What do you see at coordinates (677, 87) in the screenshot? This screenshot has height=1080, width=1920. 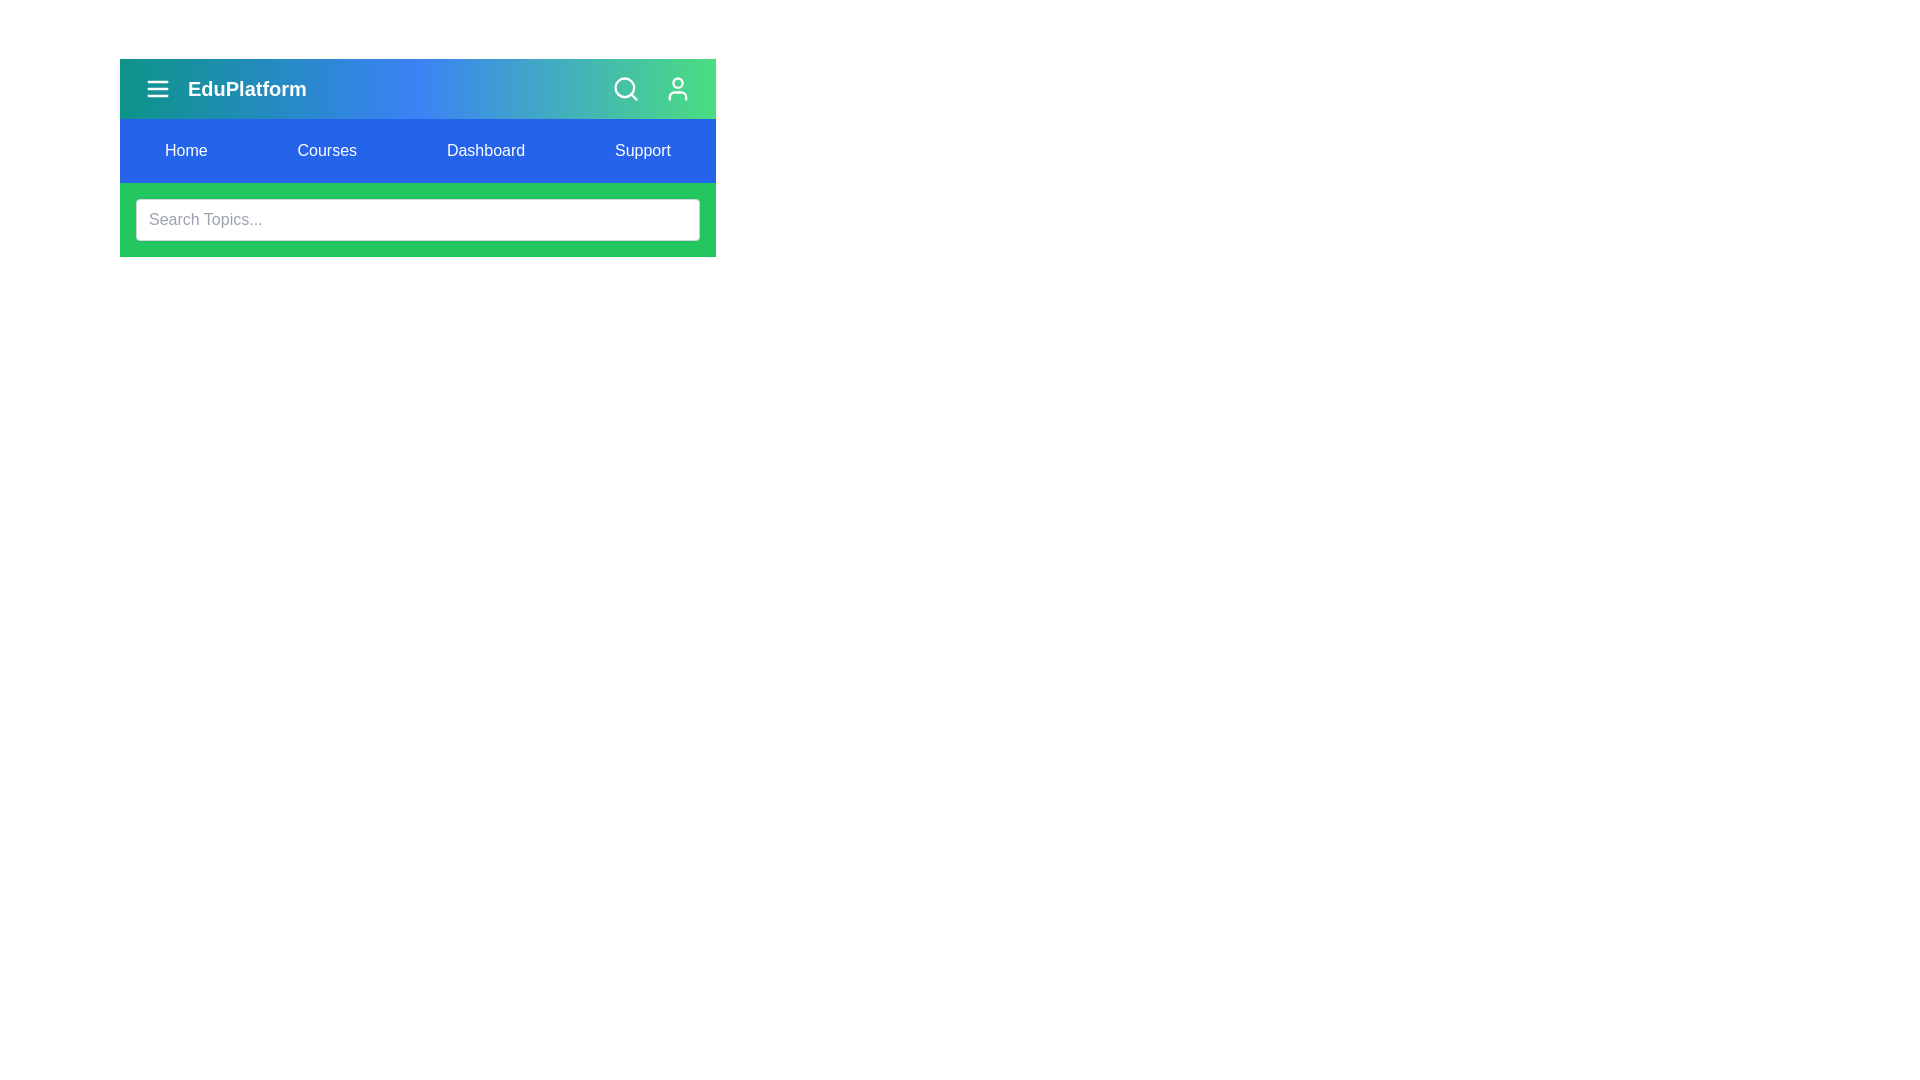 I see `the user profile icon in the top right corner of the app bar` at bounding box center [677, 87].